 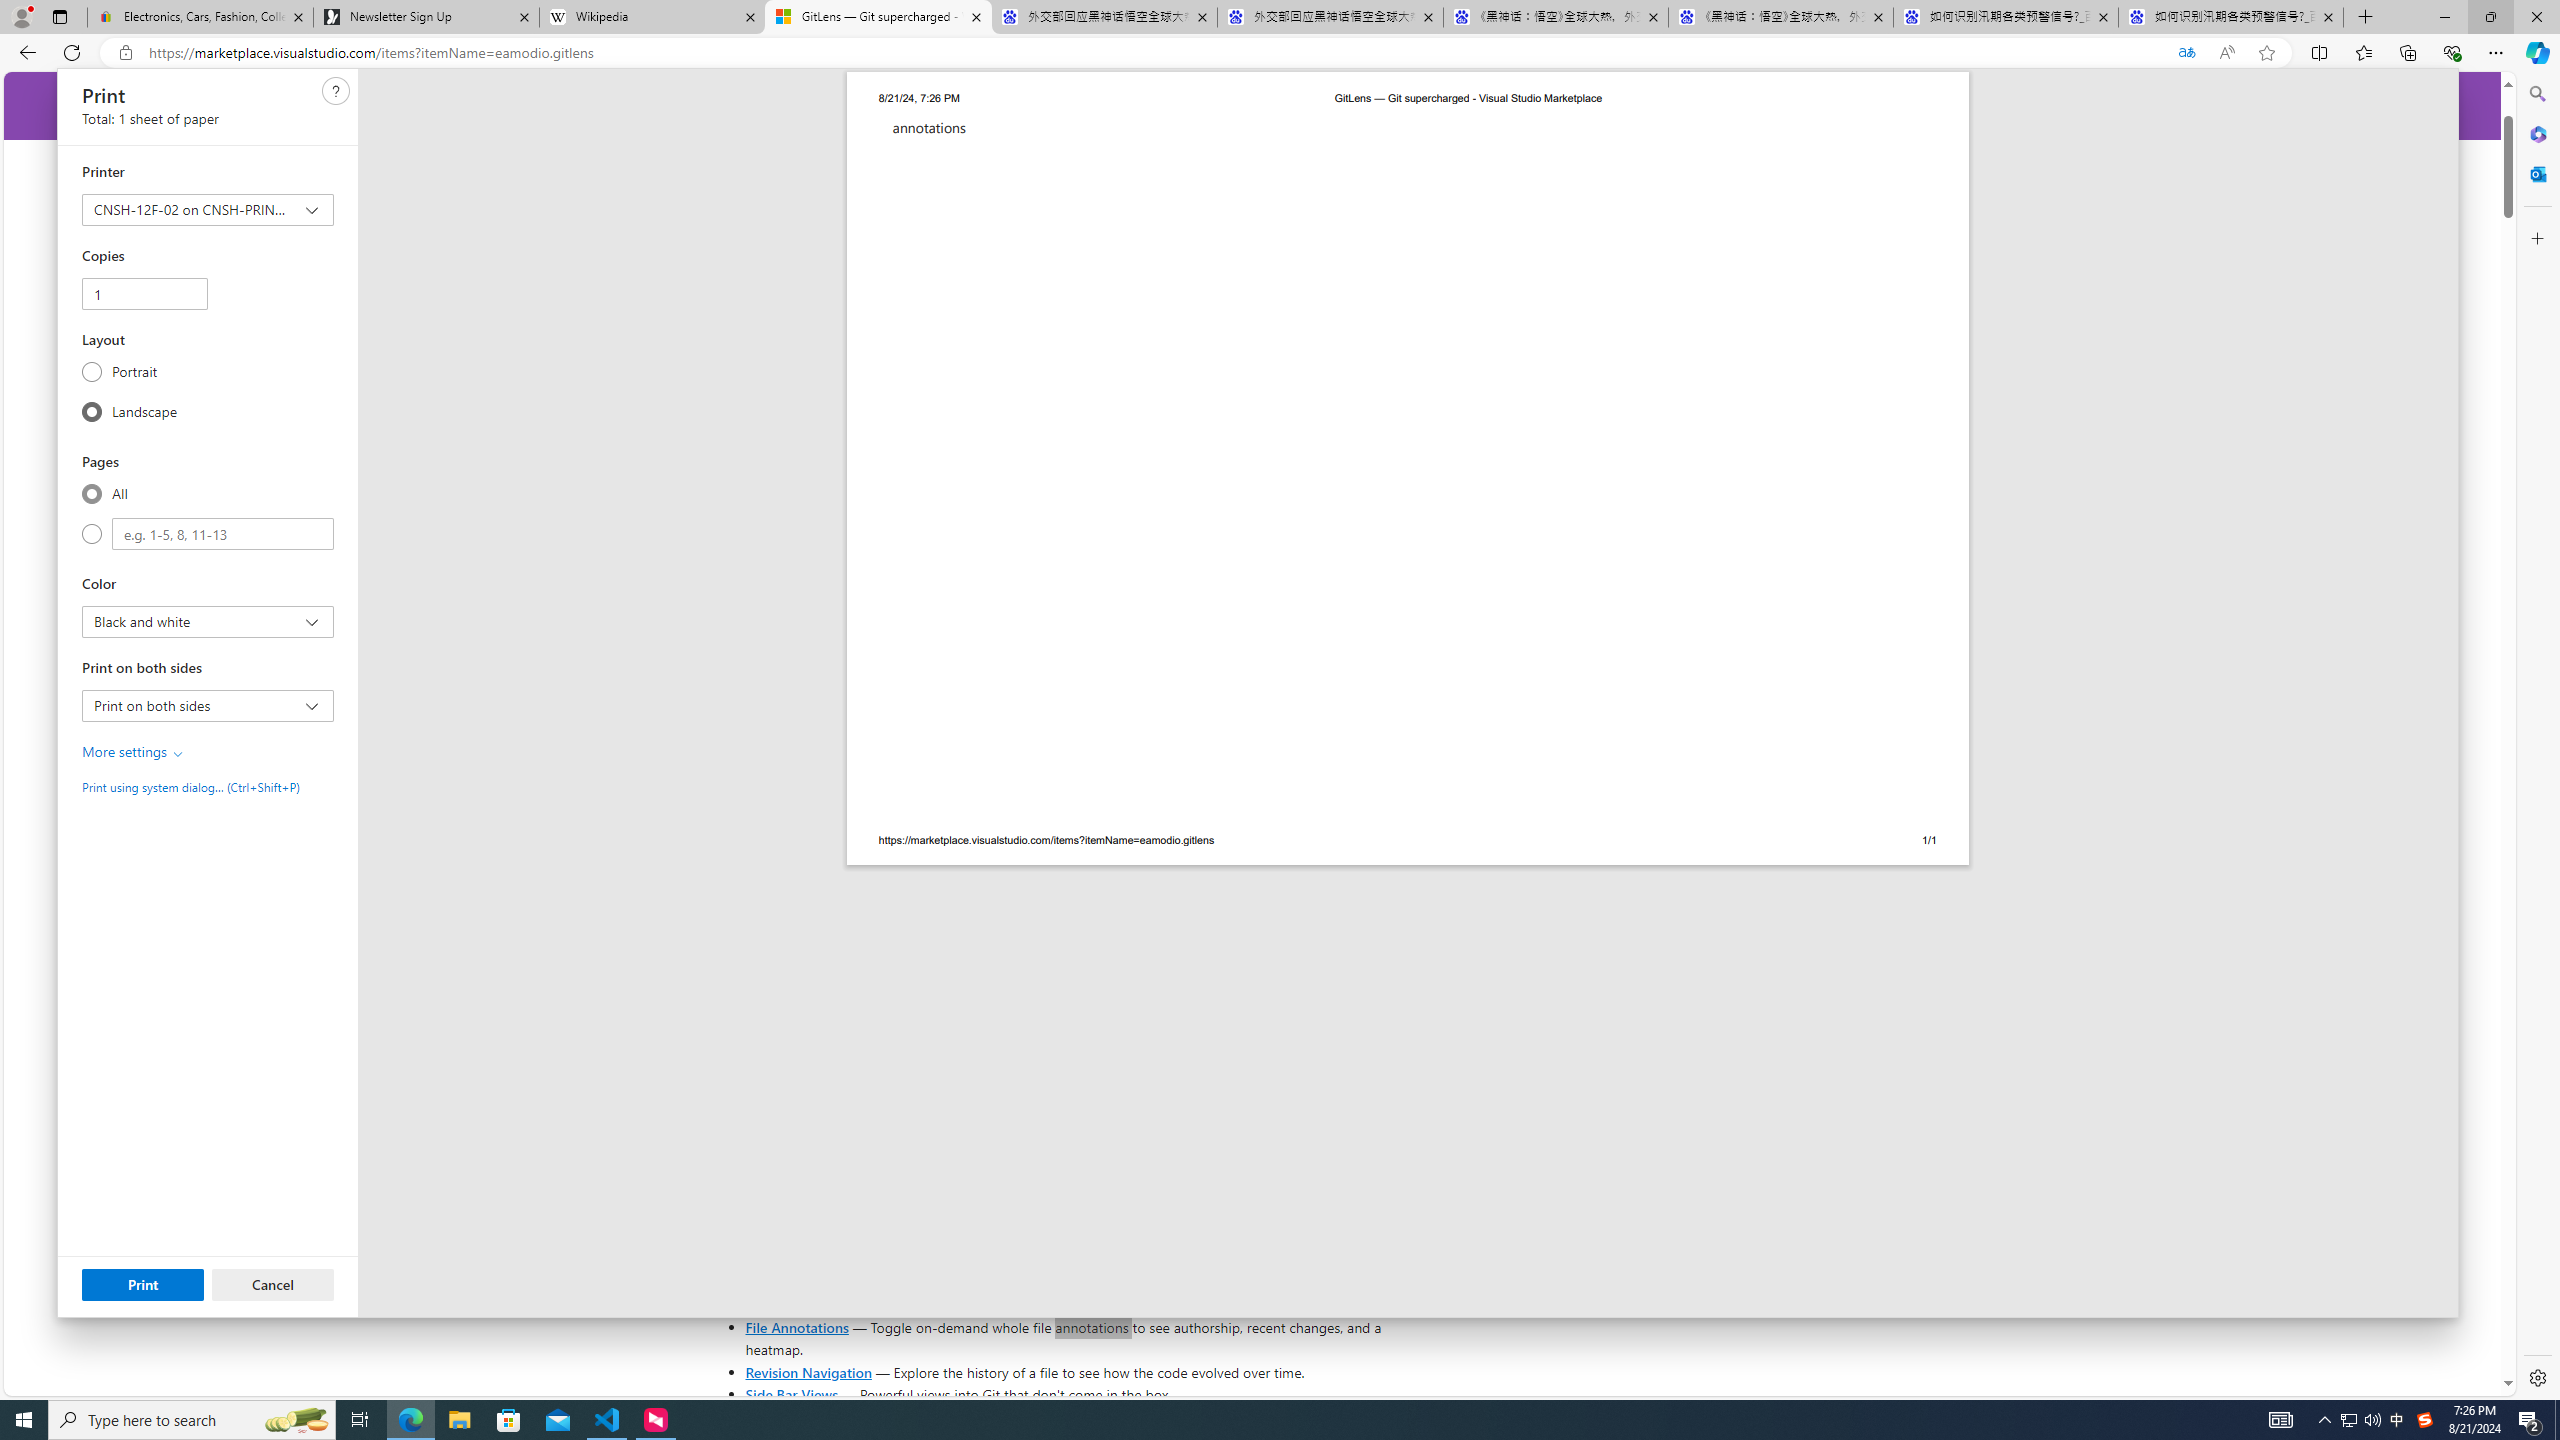 What do you see at coordinates (207, 621) in the screenshot?
I see `'Color Black and white'` at bounding box center [207, 621].